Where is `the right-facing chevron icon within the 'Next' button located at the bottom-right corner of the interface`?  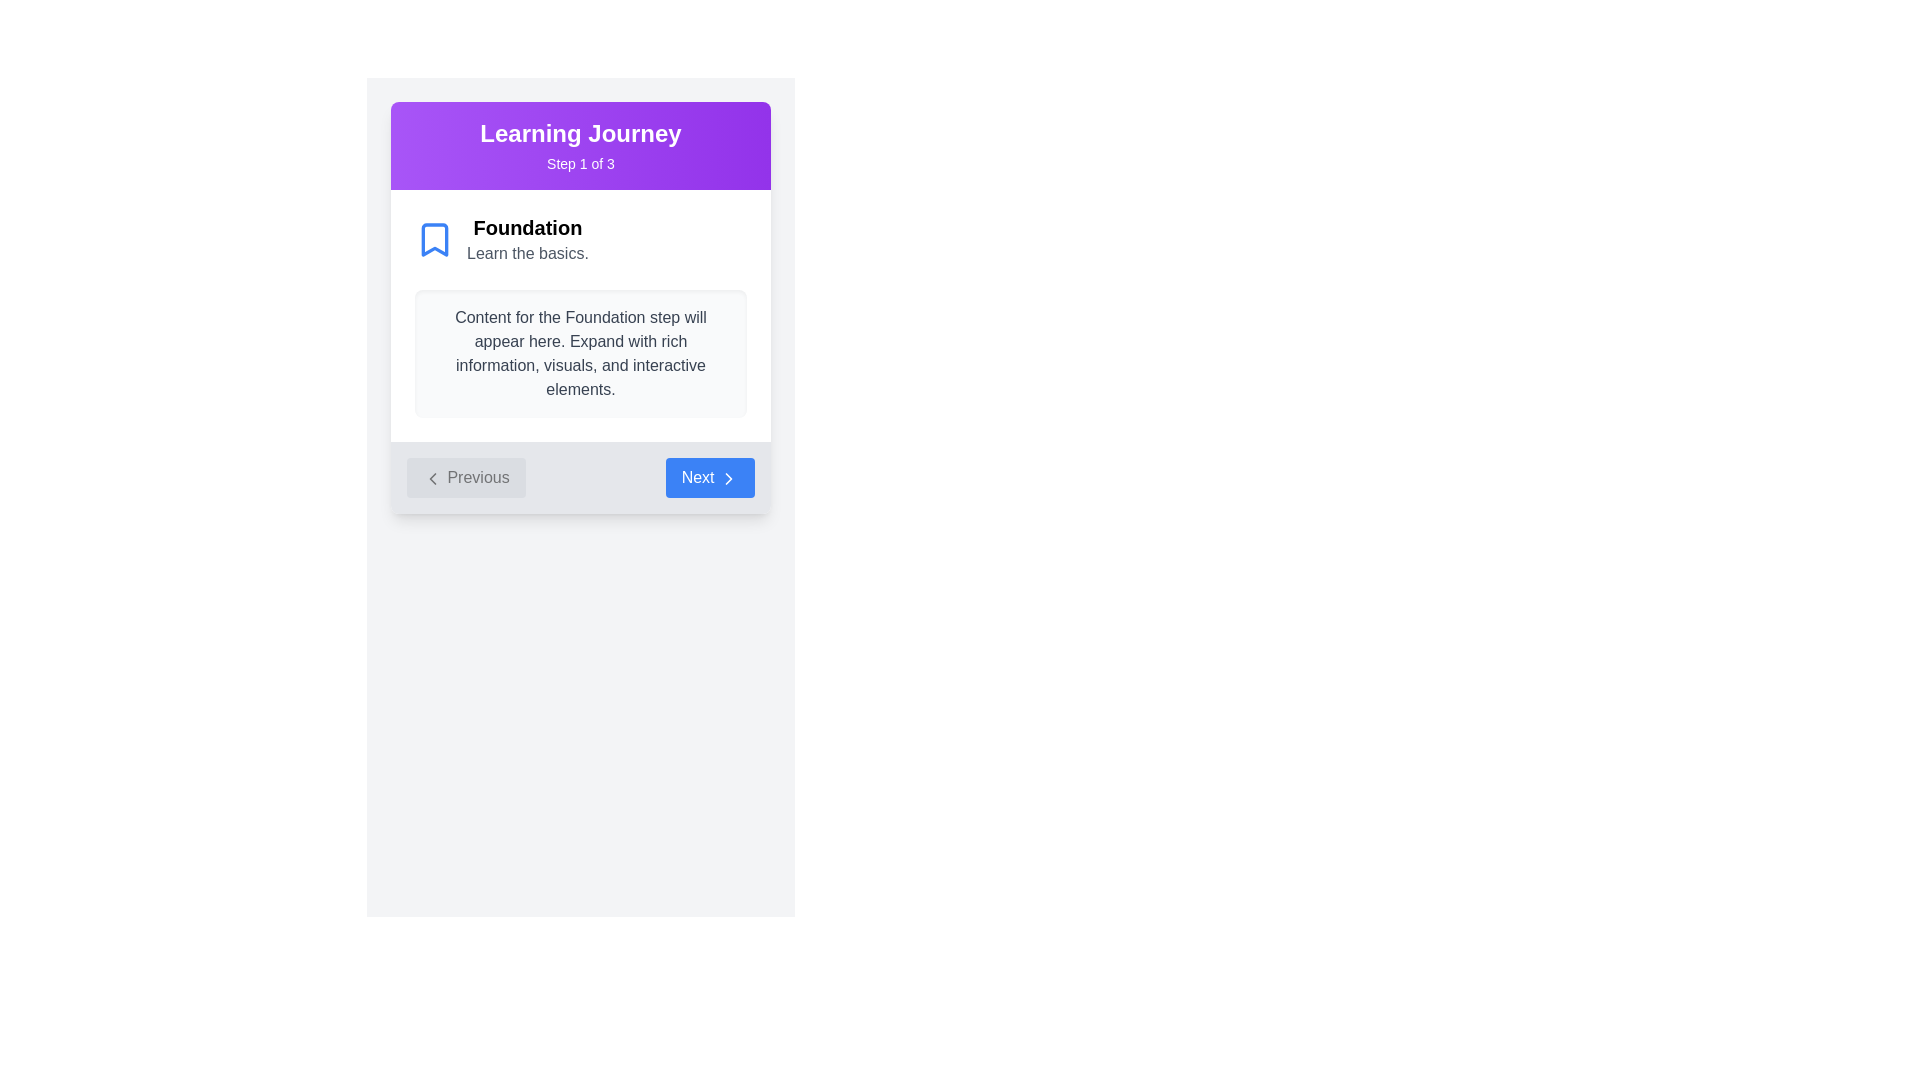
the right-facing chevron icon within the 'Next' button located at the bottom-right corner of the interface is located at coordinates (728, 478).